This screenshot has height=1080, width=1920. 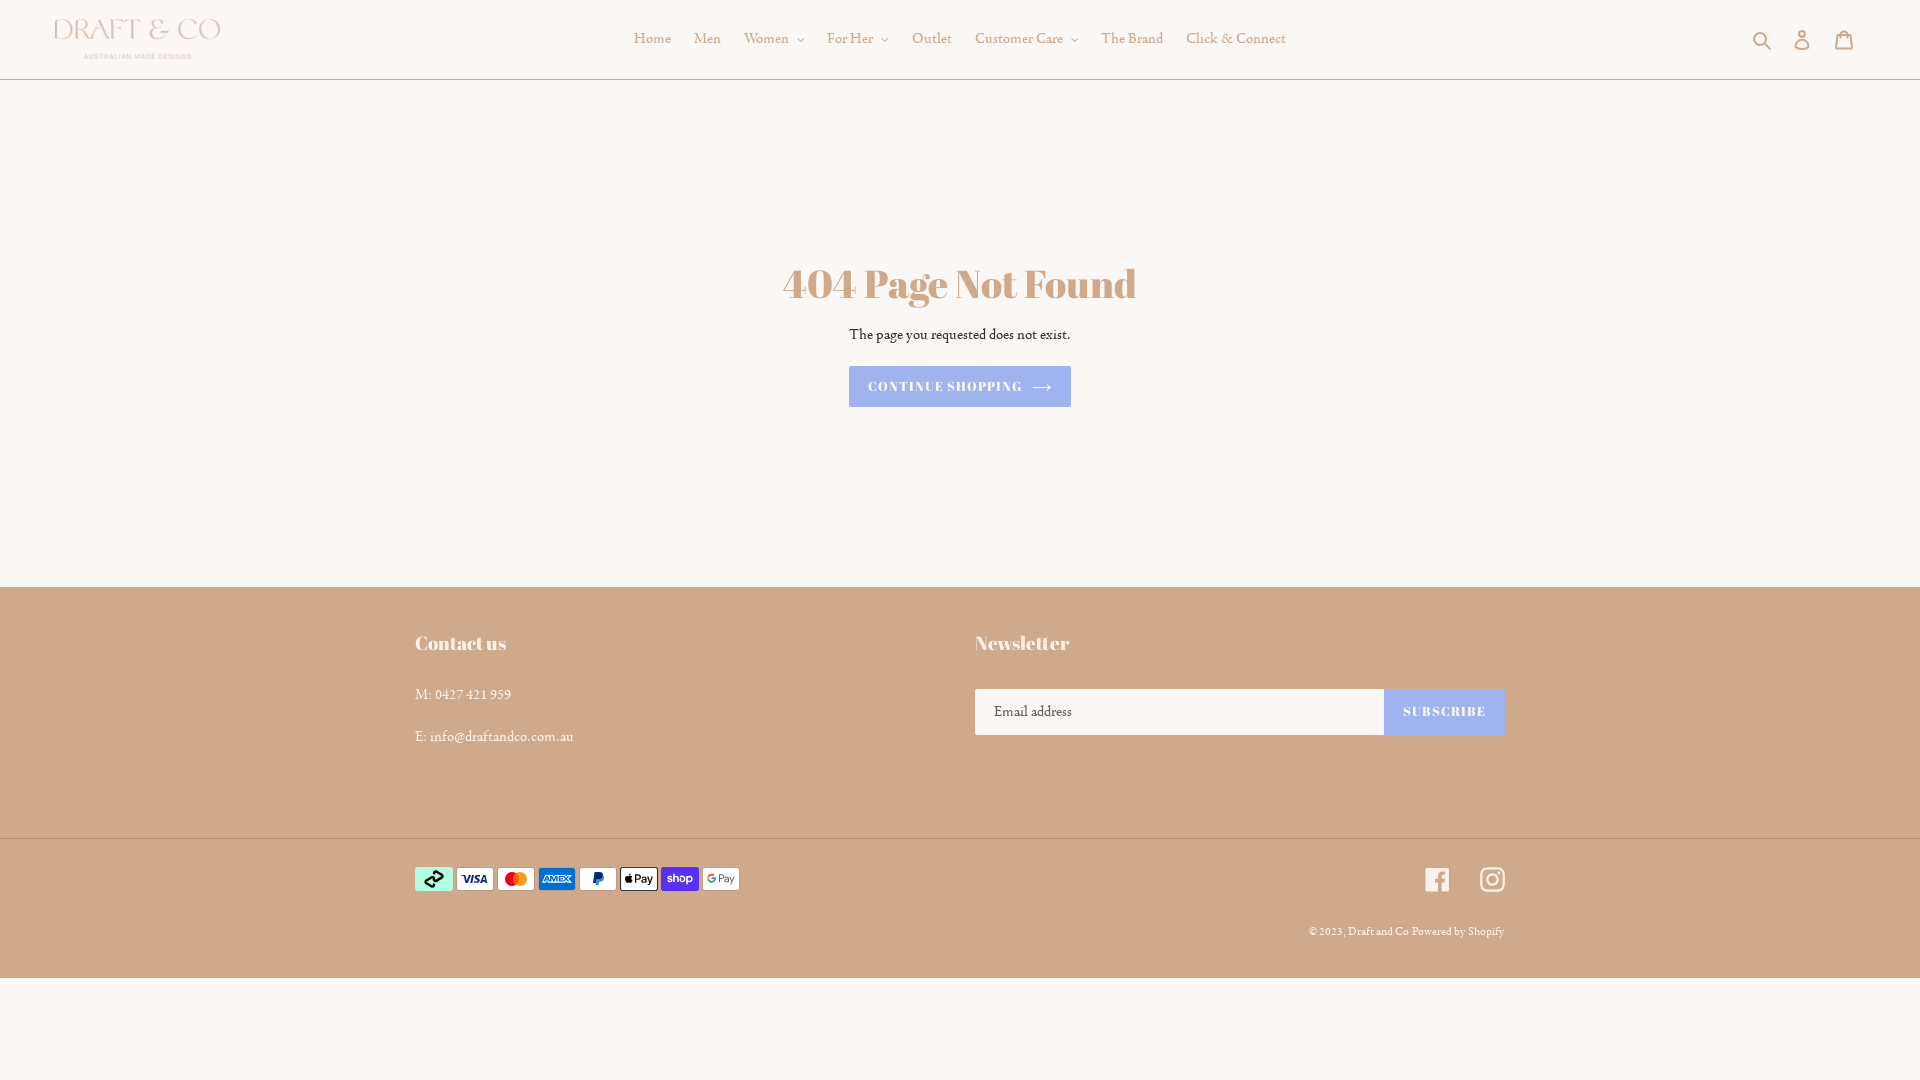 I want to click on 'Outlet', so click(x=930, y=39).